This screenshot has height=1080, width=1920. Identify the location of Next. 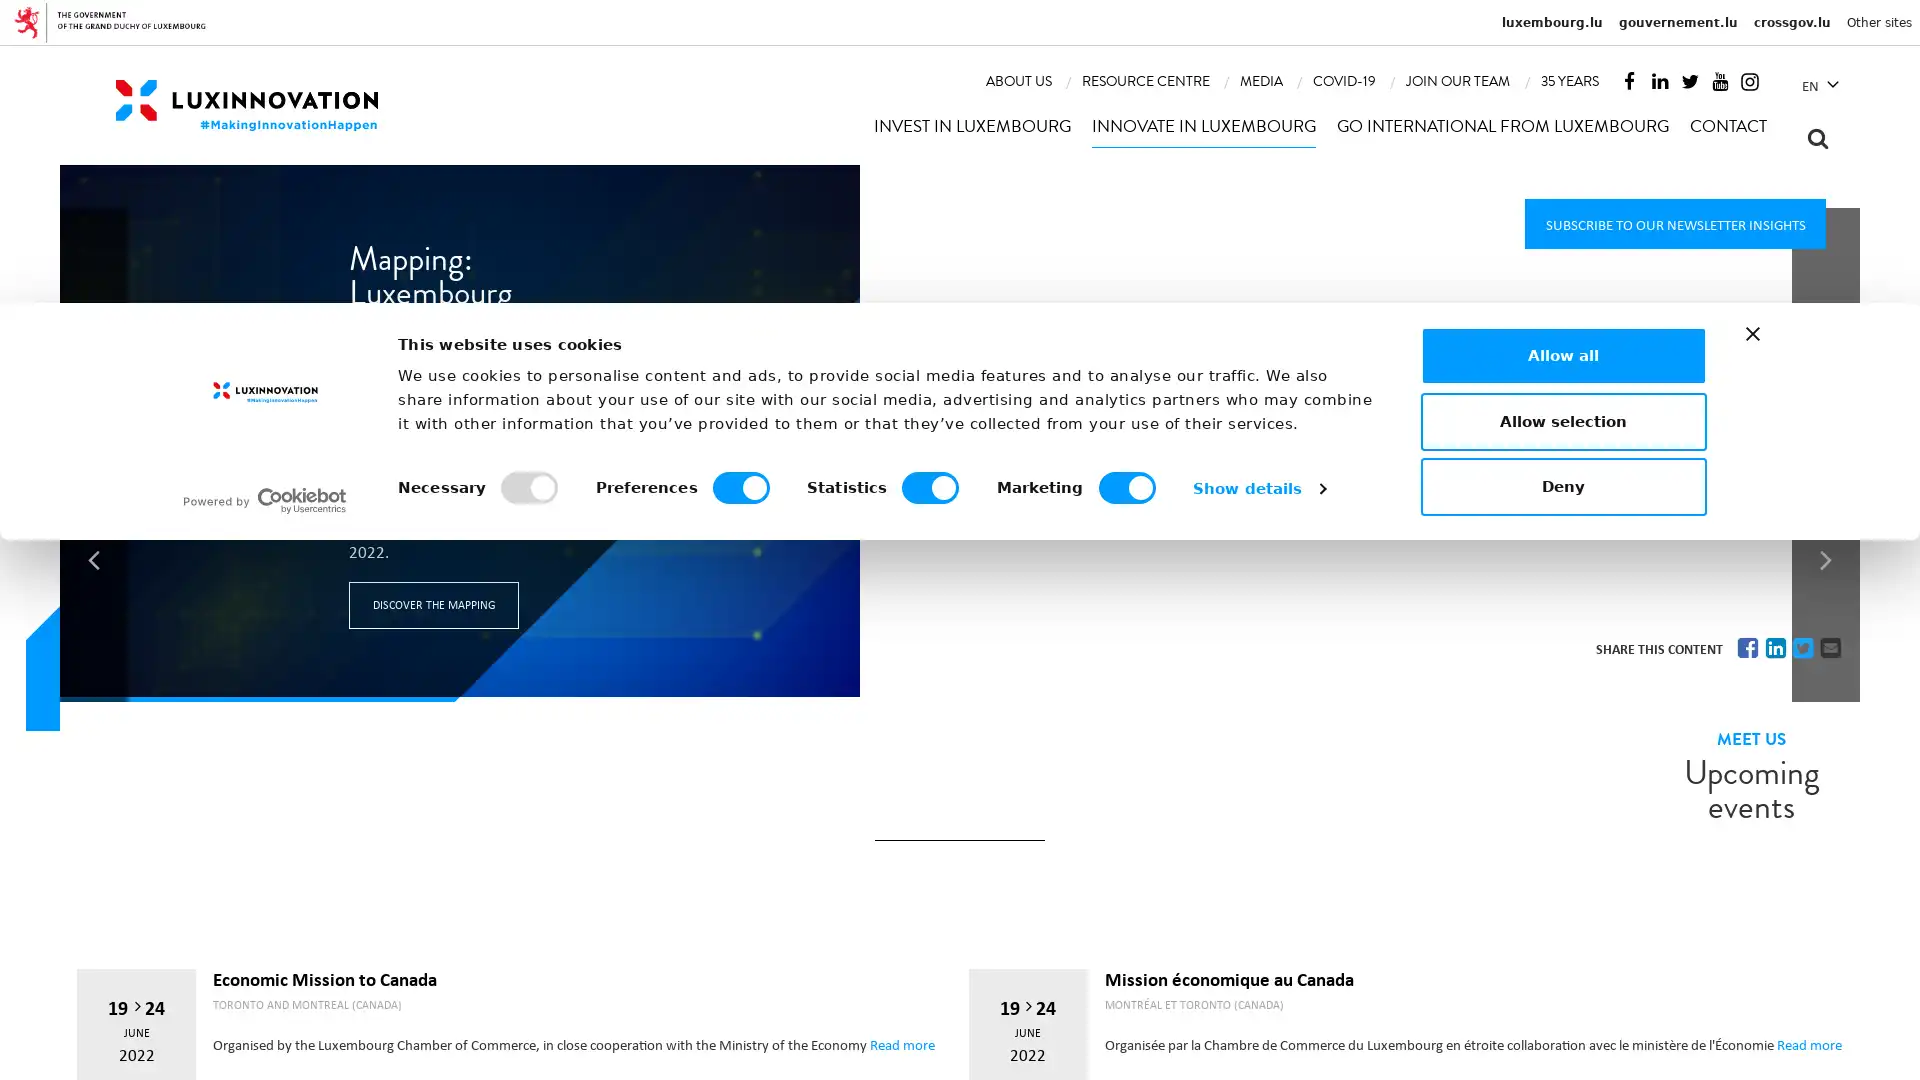
(1825, 353).